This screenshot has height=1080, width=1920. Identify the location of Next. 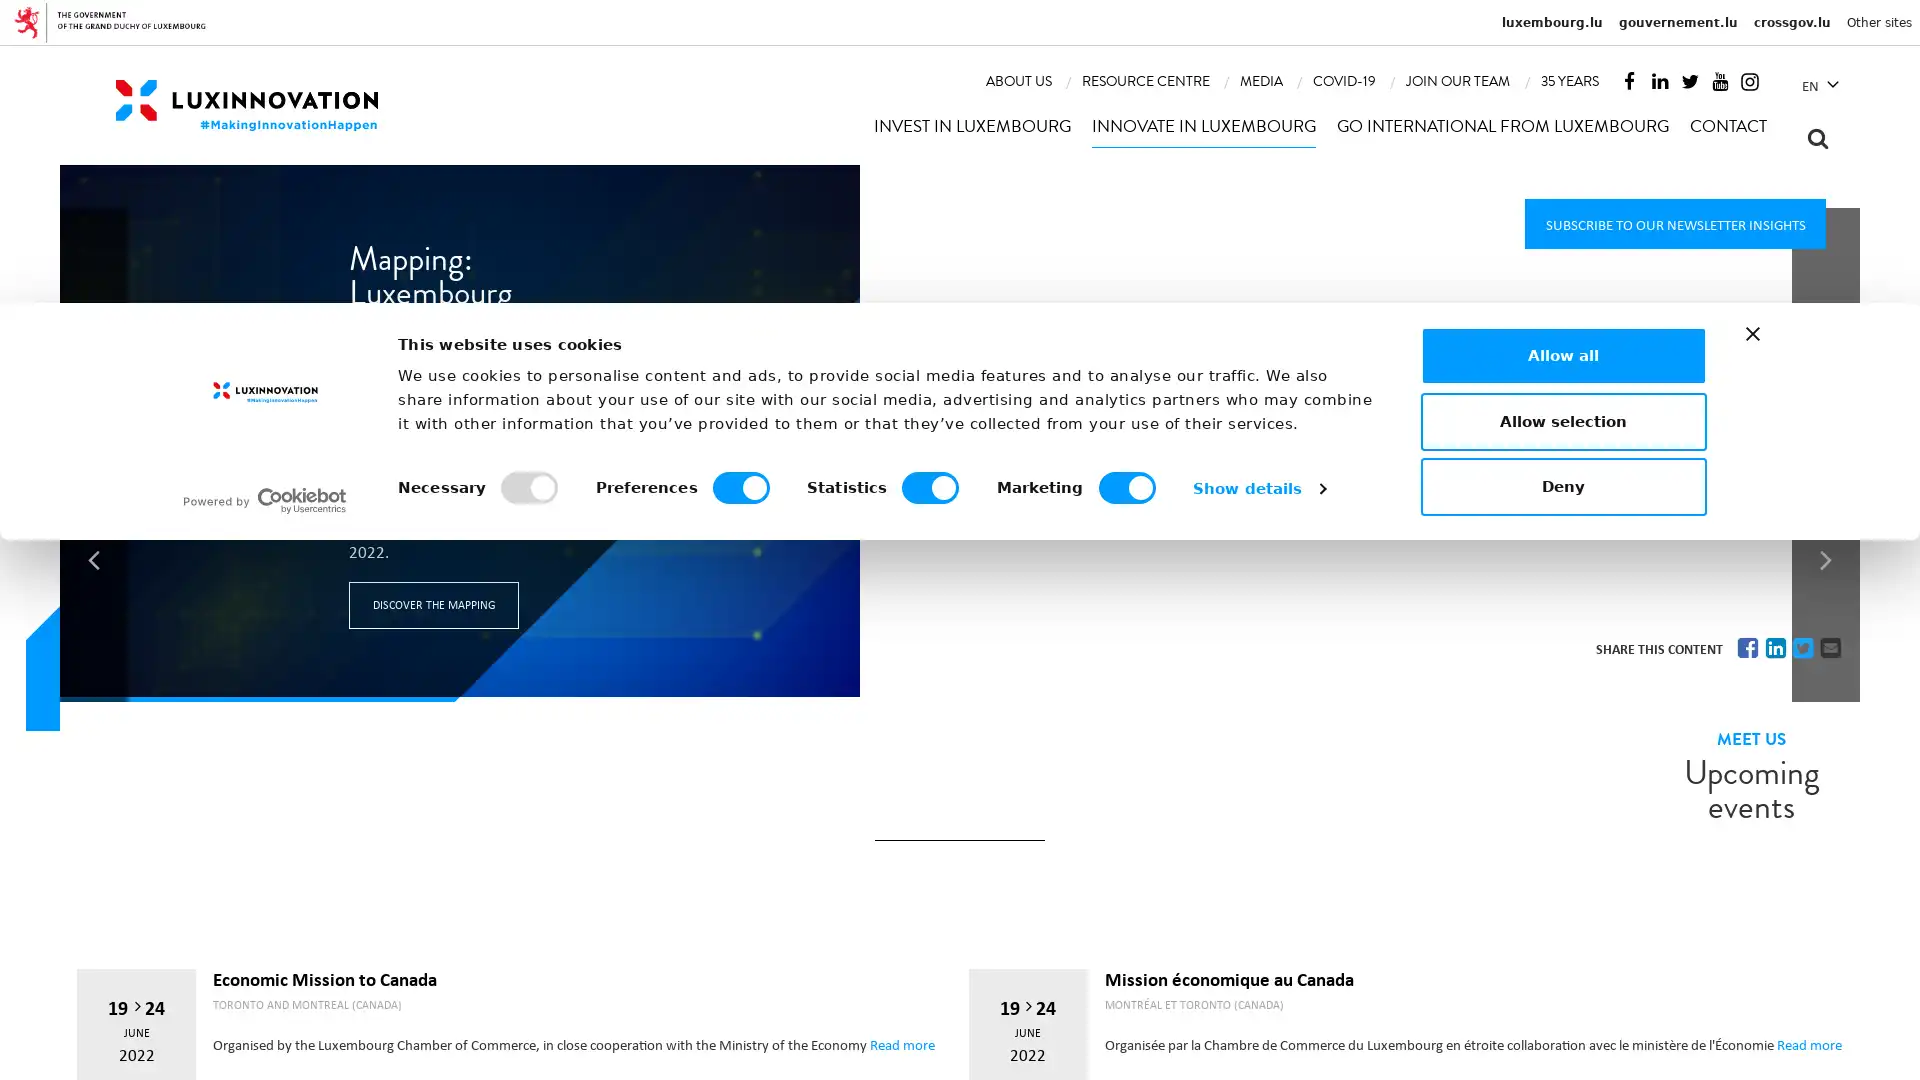
(1825, 353).